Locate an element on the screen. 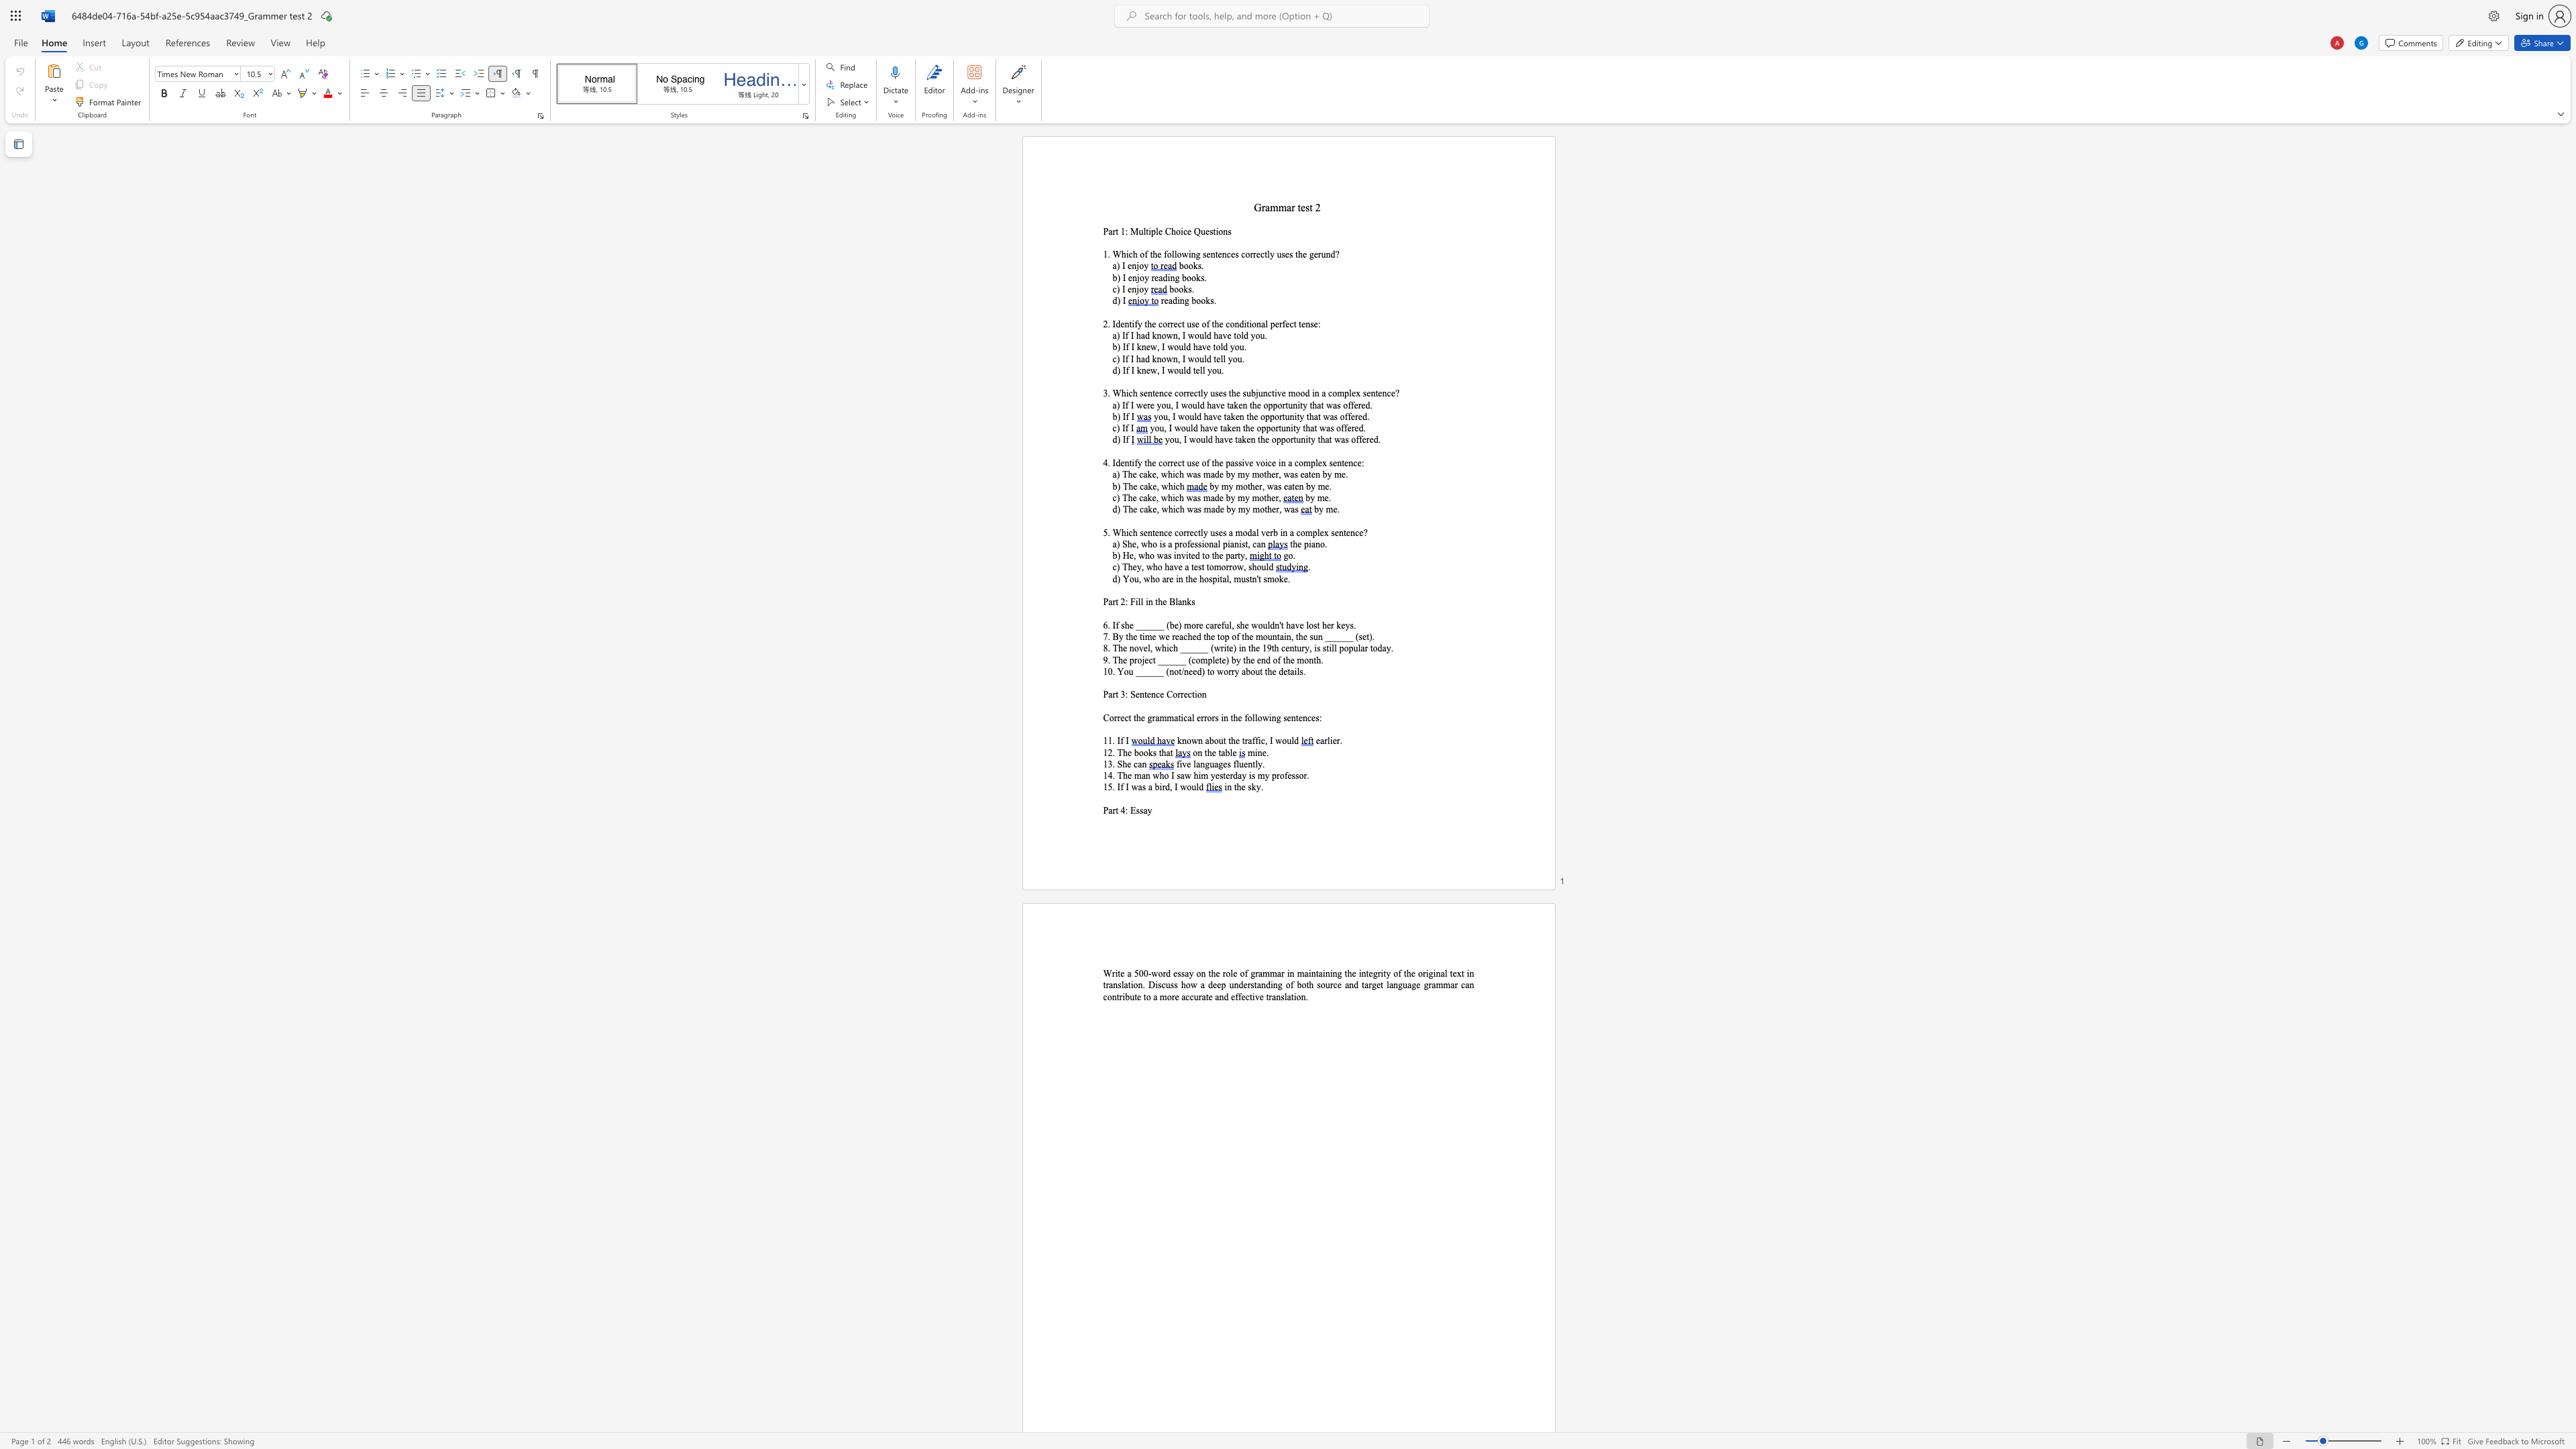 The height and width of the screenshot is (1449, 2576). the space between the continuous character "h" and "e" in the text is located at coordinates (1234, 739).